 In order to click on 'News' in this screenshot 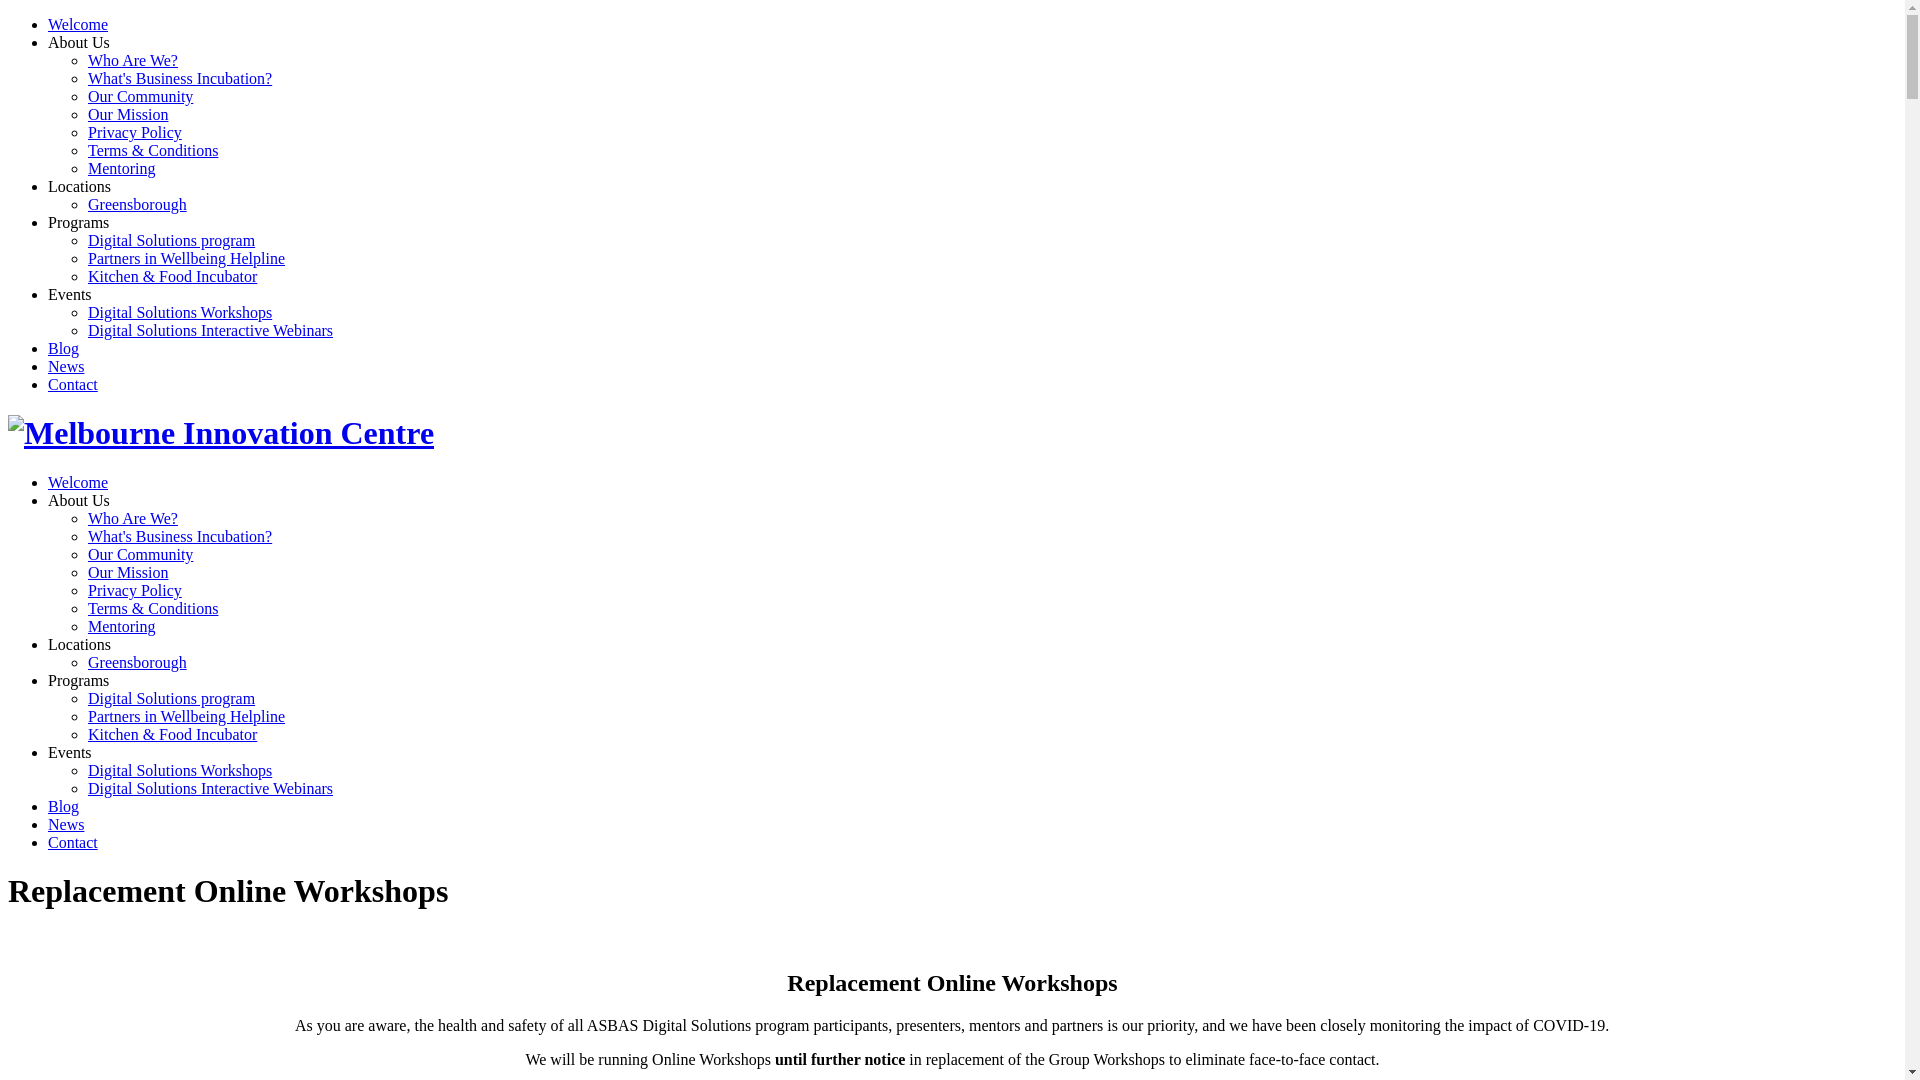, I will do `click(66, 366)`.